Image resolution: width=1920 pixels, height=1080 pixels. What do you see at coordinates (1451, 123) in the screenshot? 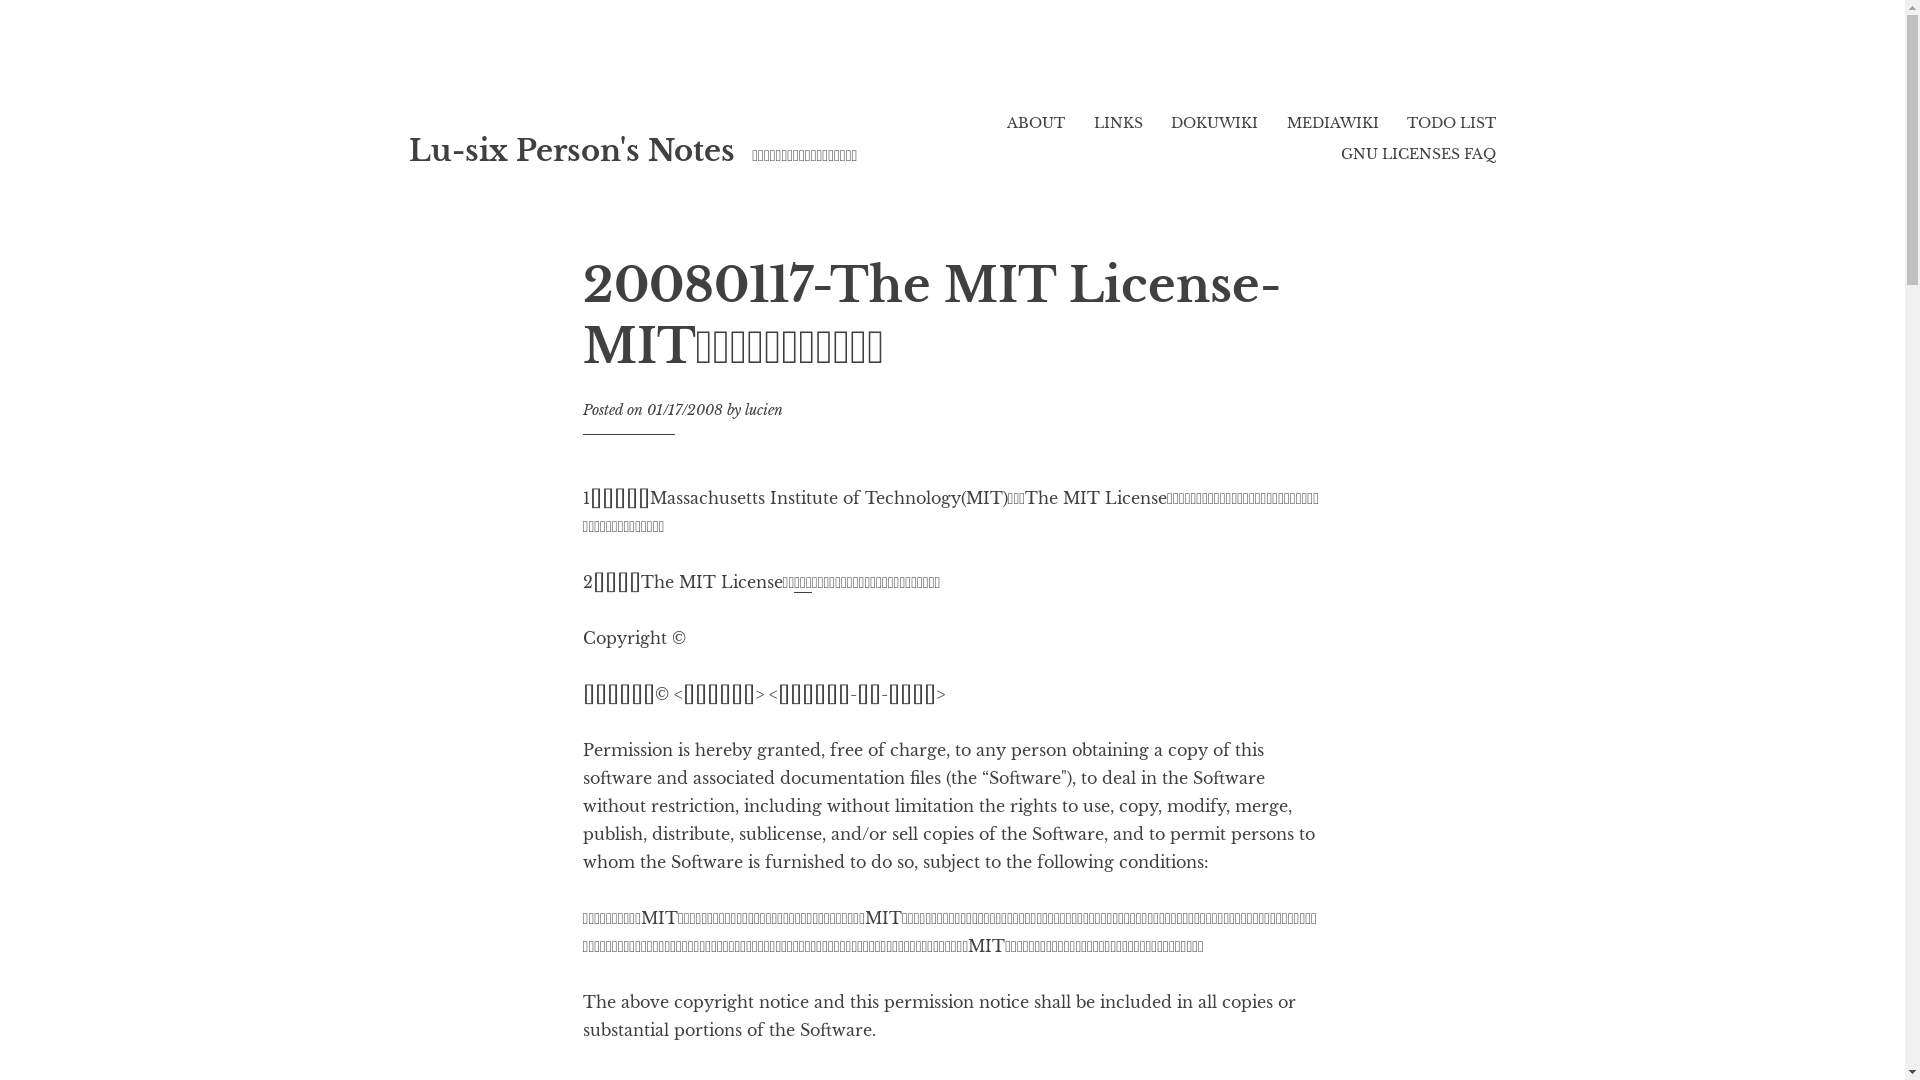
I see `'TODO LIST'` at bounding box center [1451, 123].